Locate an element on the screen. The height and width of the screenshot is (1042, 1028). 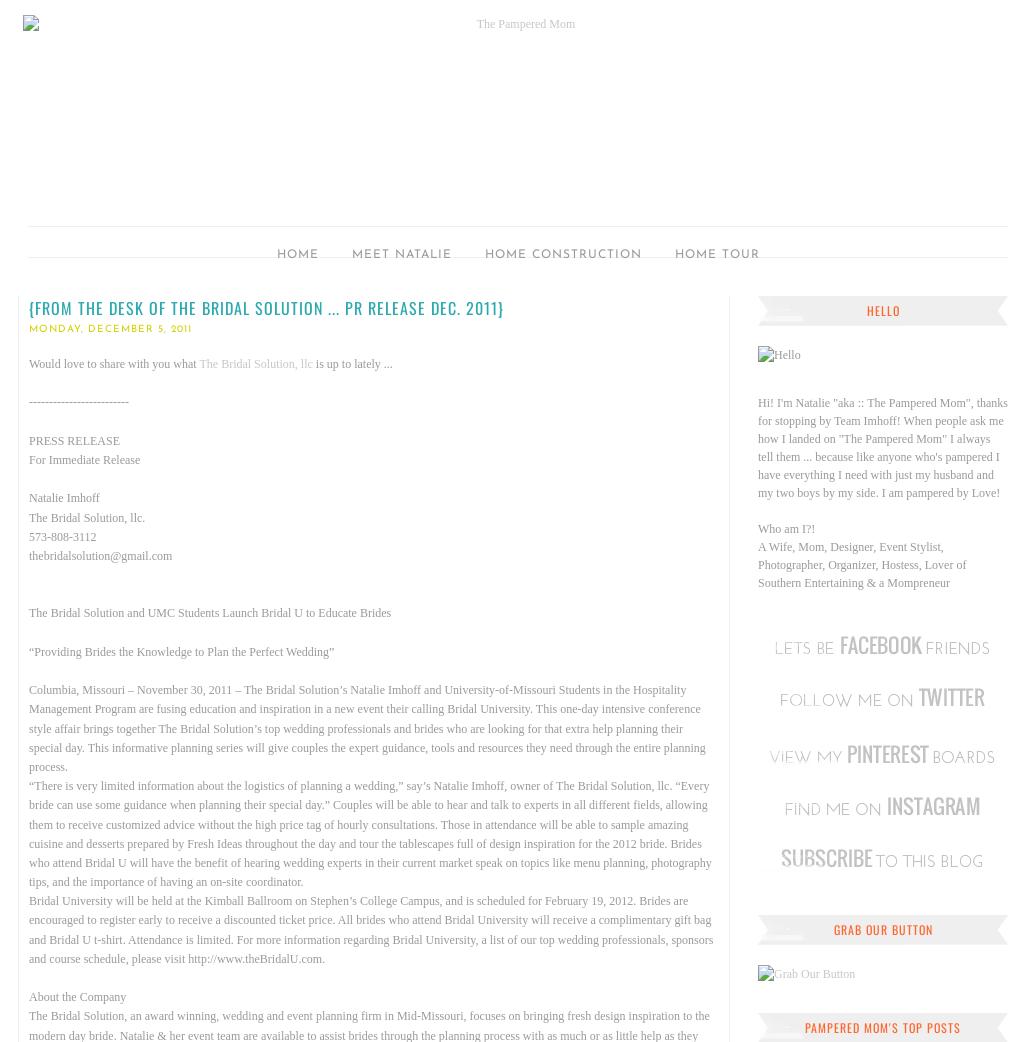
'For Immediate Release' is located at coordinates (83, 459).